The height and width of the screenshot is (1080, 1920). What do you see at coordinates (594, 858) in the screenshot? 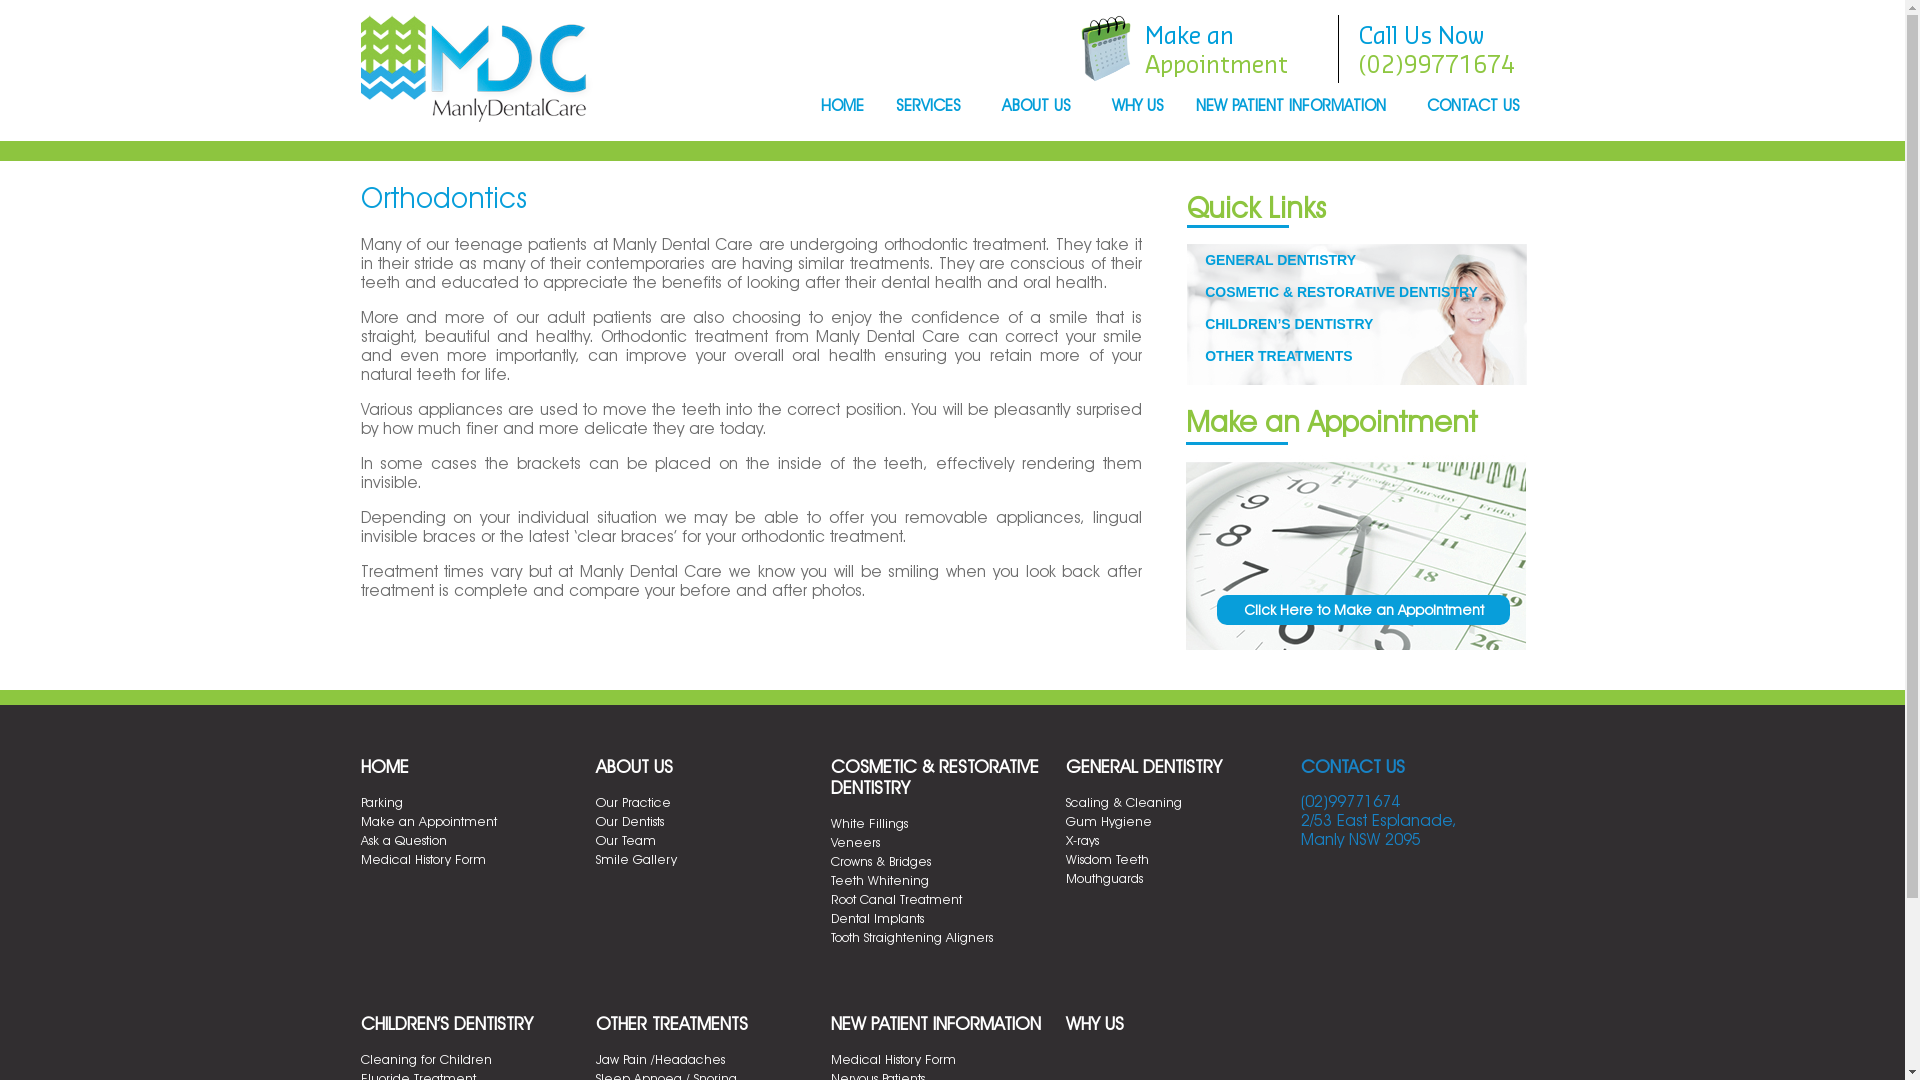
I see `'Smile Gallery'` at bounding box center [594, 858].